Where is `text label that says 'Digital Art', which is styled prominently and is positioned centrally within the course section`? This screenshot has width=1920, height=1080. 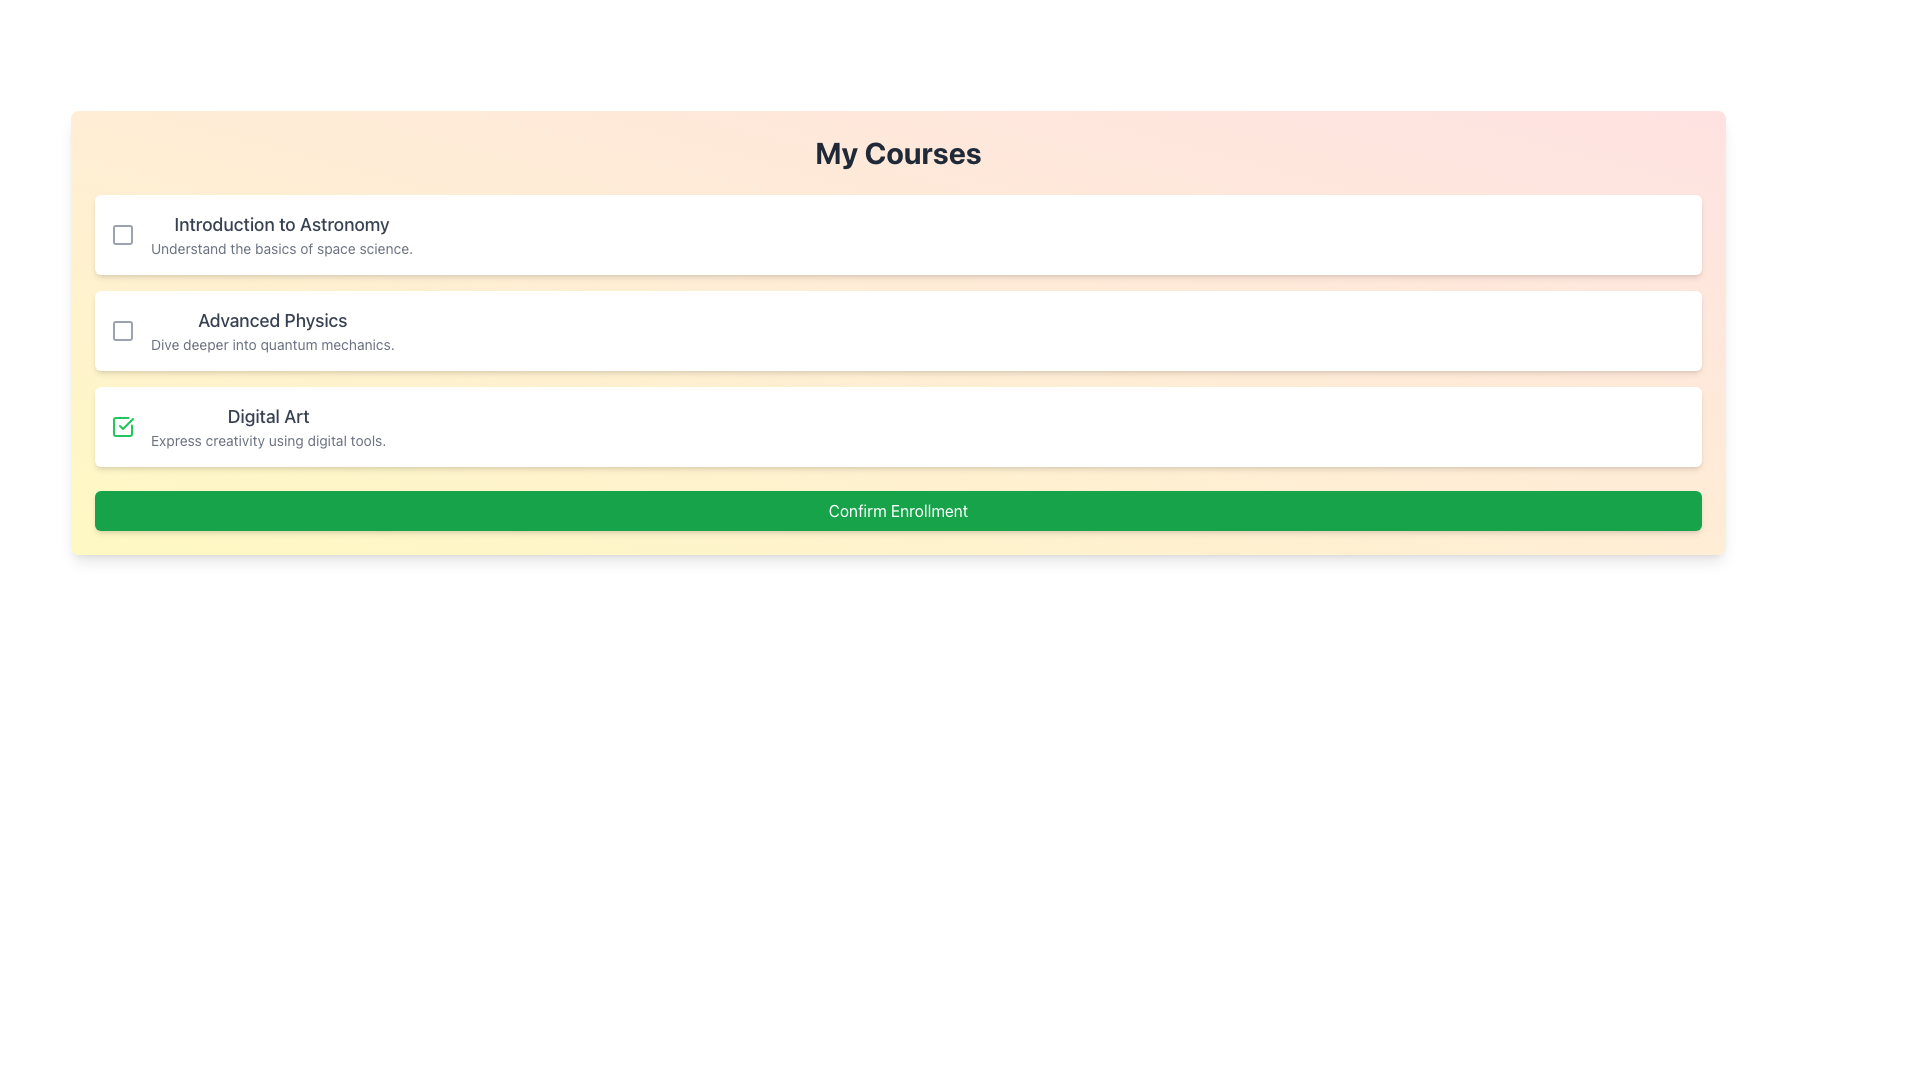
text label that says 'Digital Art', which is styled prominently and is positioned centrally within the course section is located at coordinates (267, 415).